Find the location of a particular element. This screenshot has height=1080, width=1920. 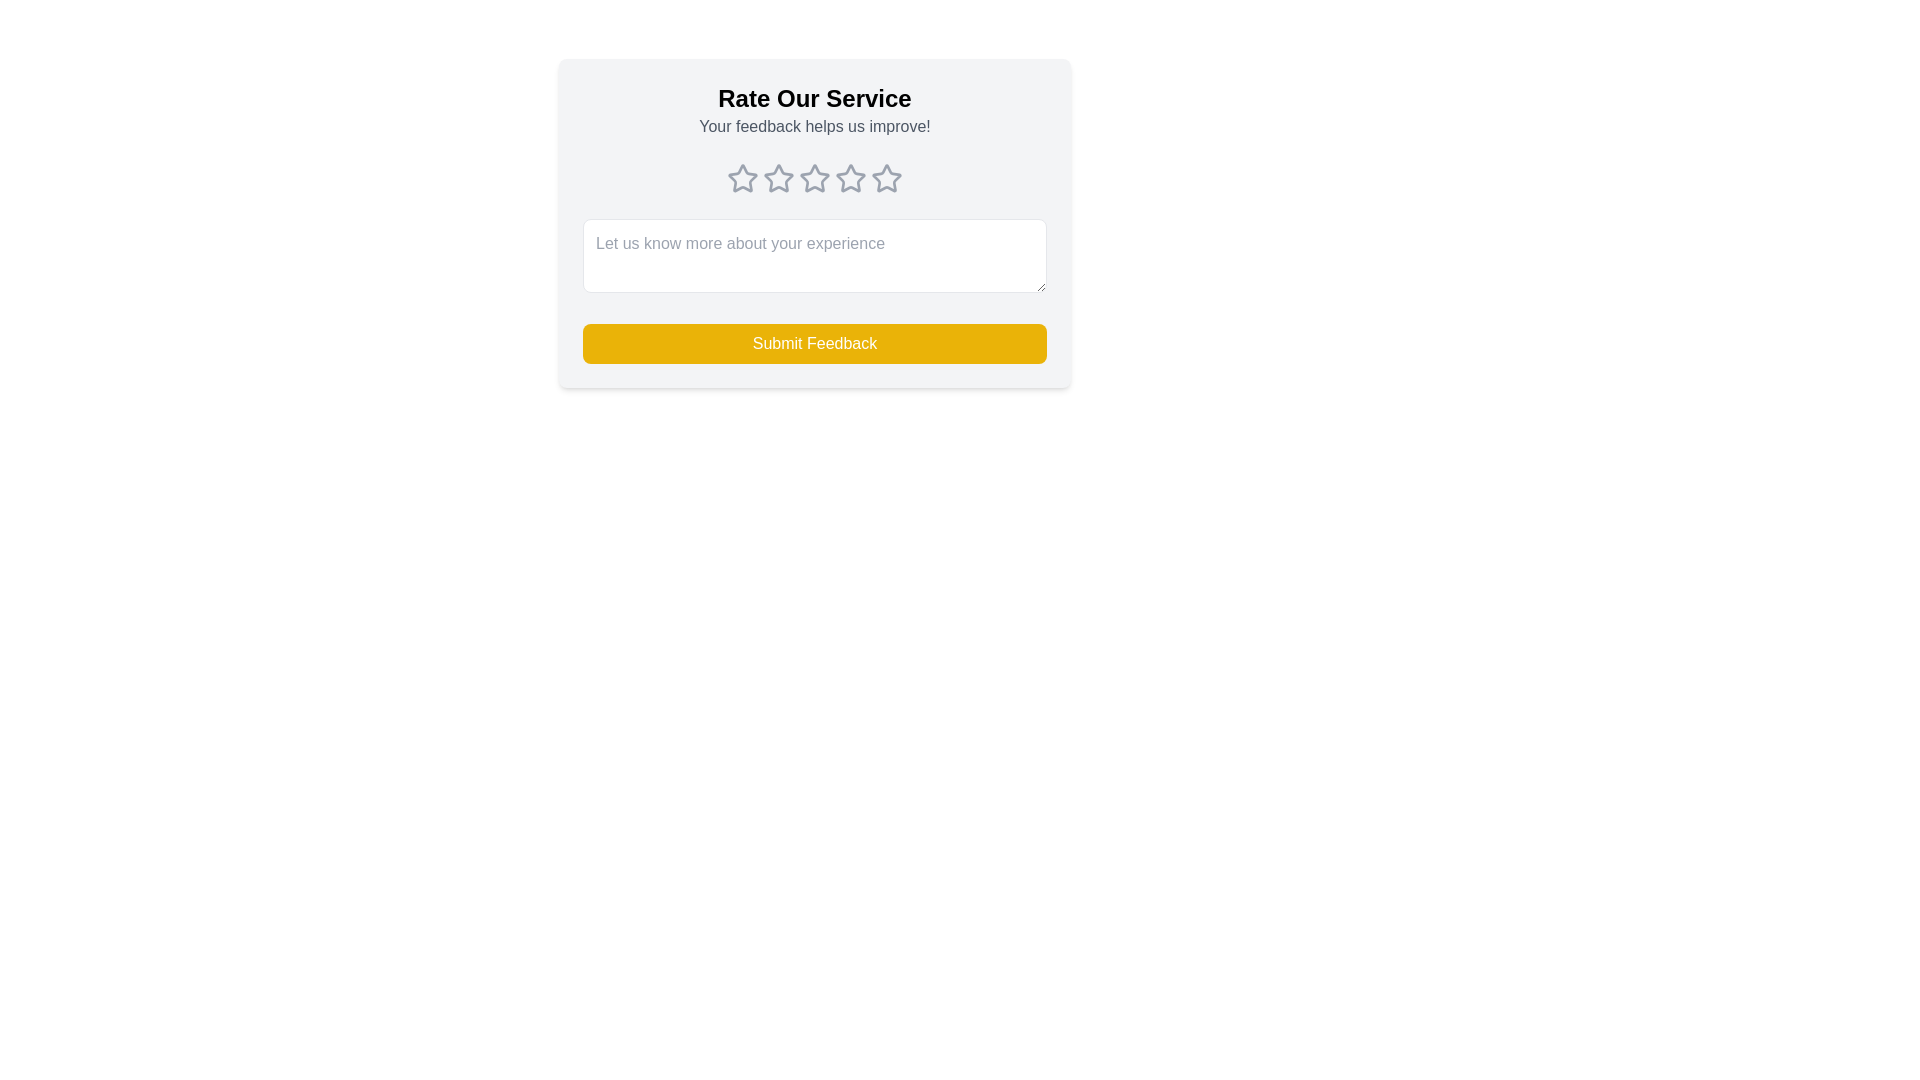

the text input field that accepts user feedback, which is centrally located below the star rating icons and above the 'Submit Feedback' button is located at coordinates (815, 254).